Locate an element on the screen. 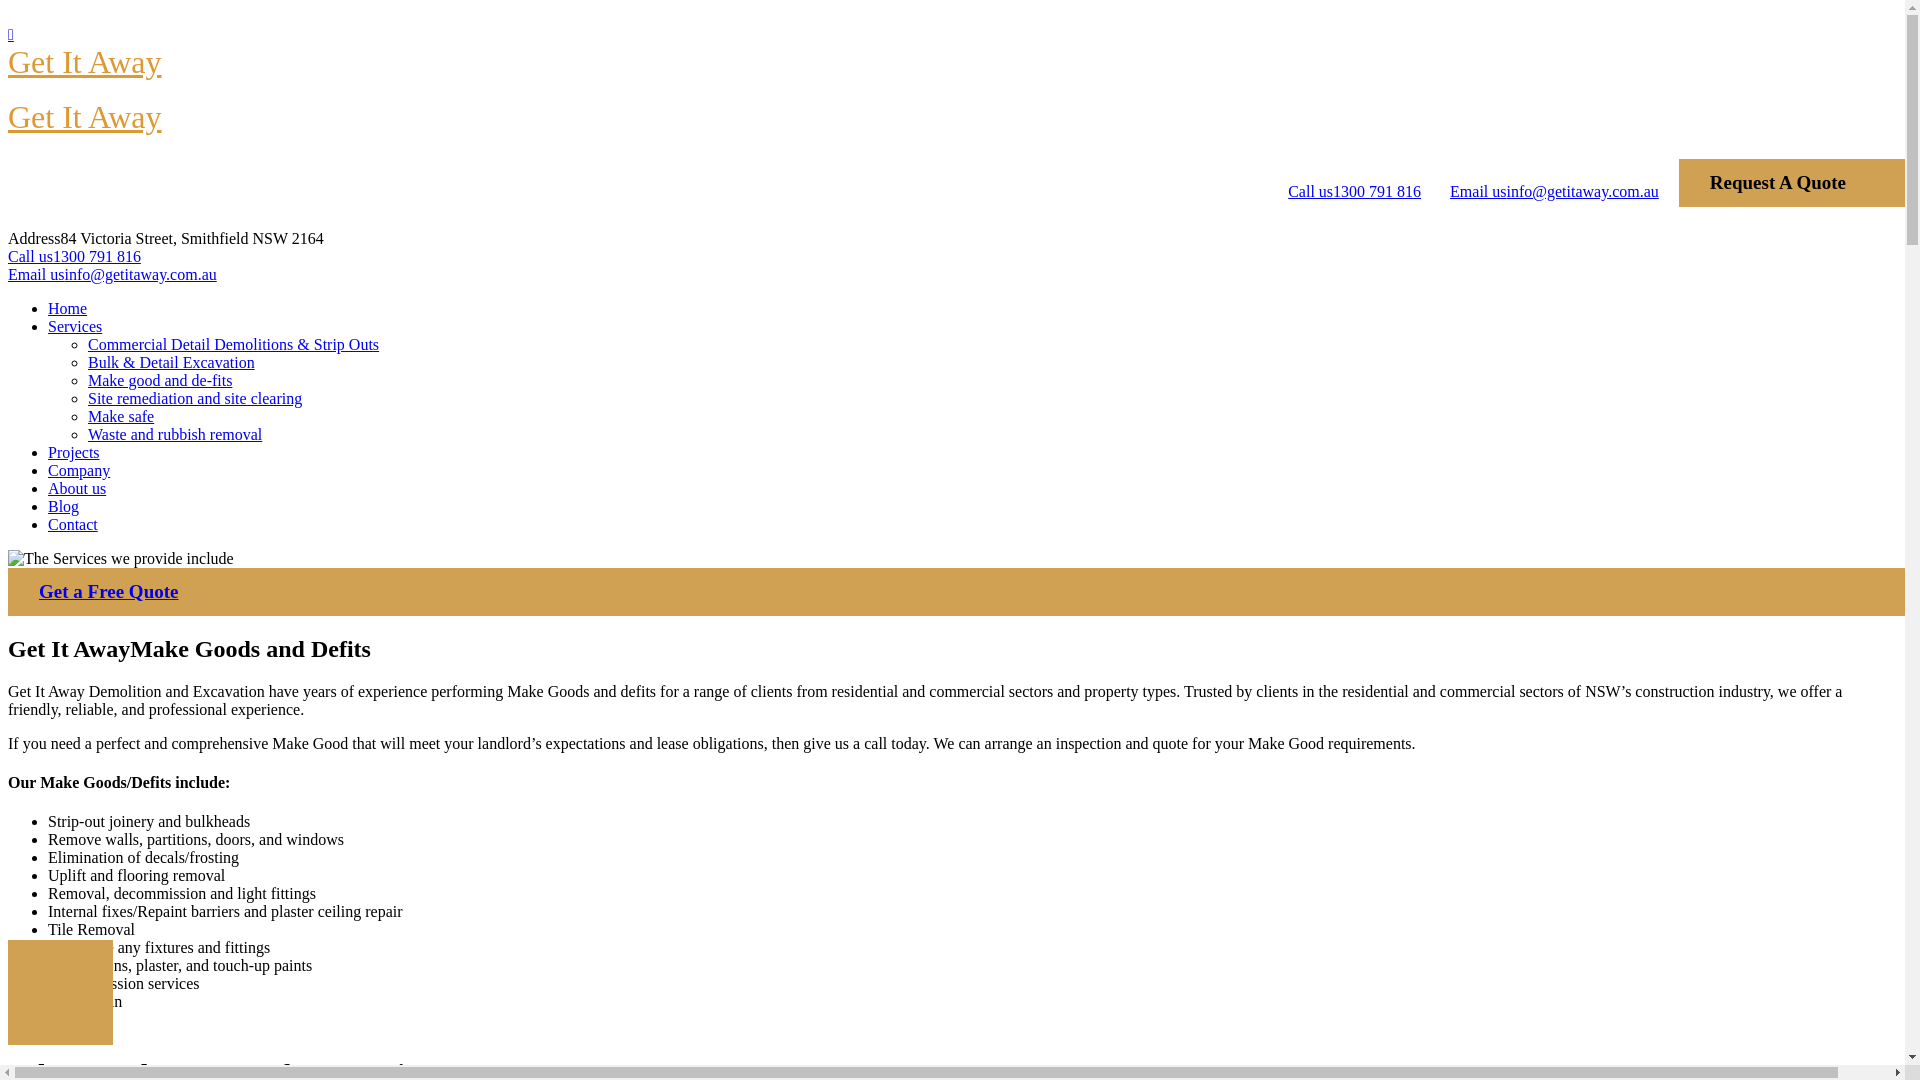 The width and height of the screenshot is (1920, 1080). 'Call us1300 791 816' is located at coordinates (1354, 182).